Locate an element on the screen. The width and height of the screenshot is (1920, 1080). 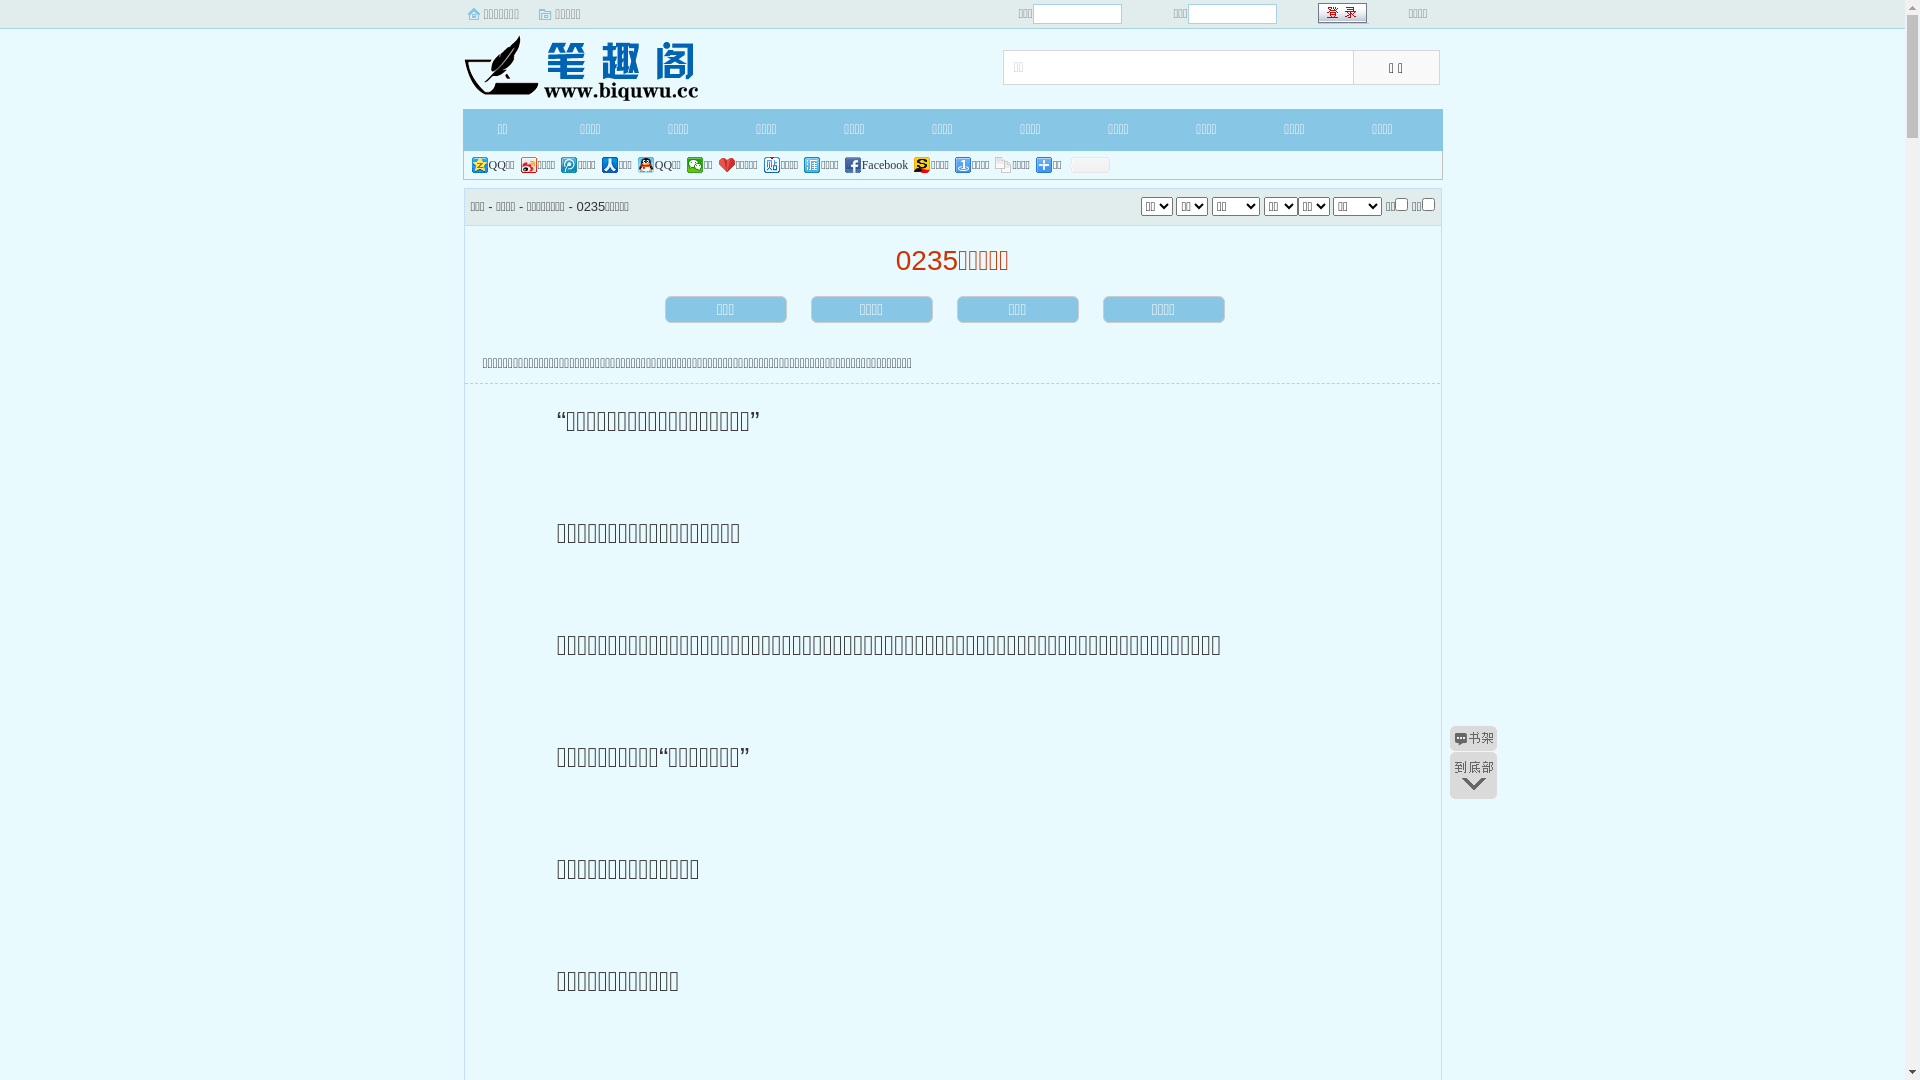
'Facebook' is located at coordinates (844, 164).